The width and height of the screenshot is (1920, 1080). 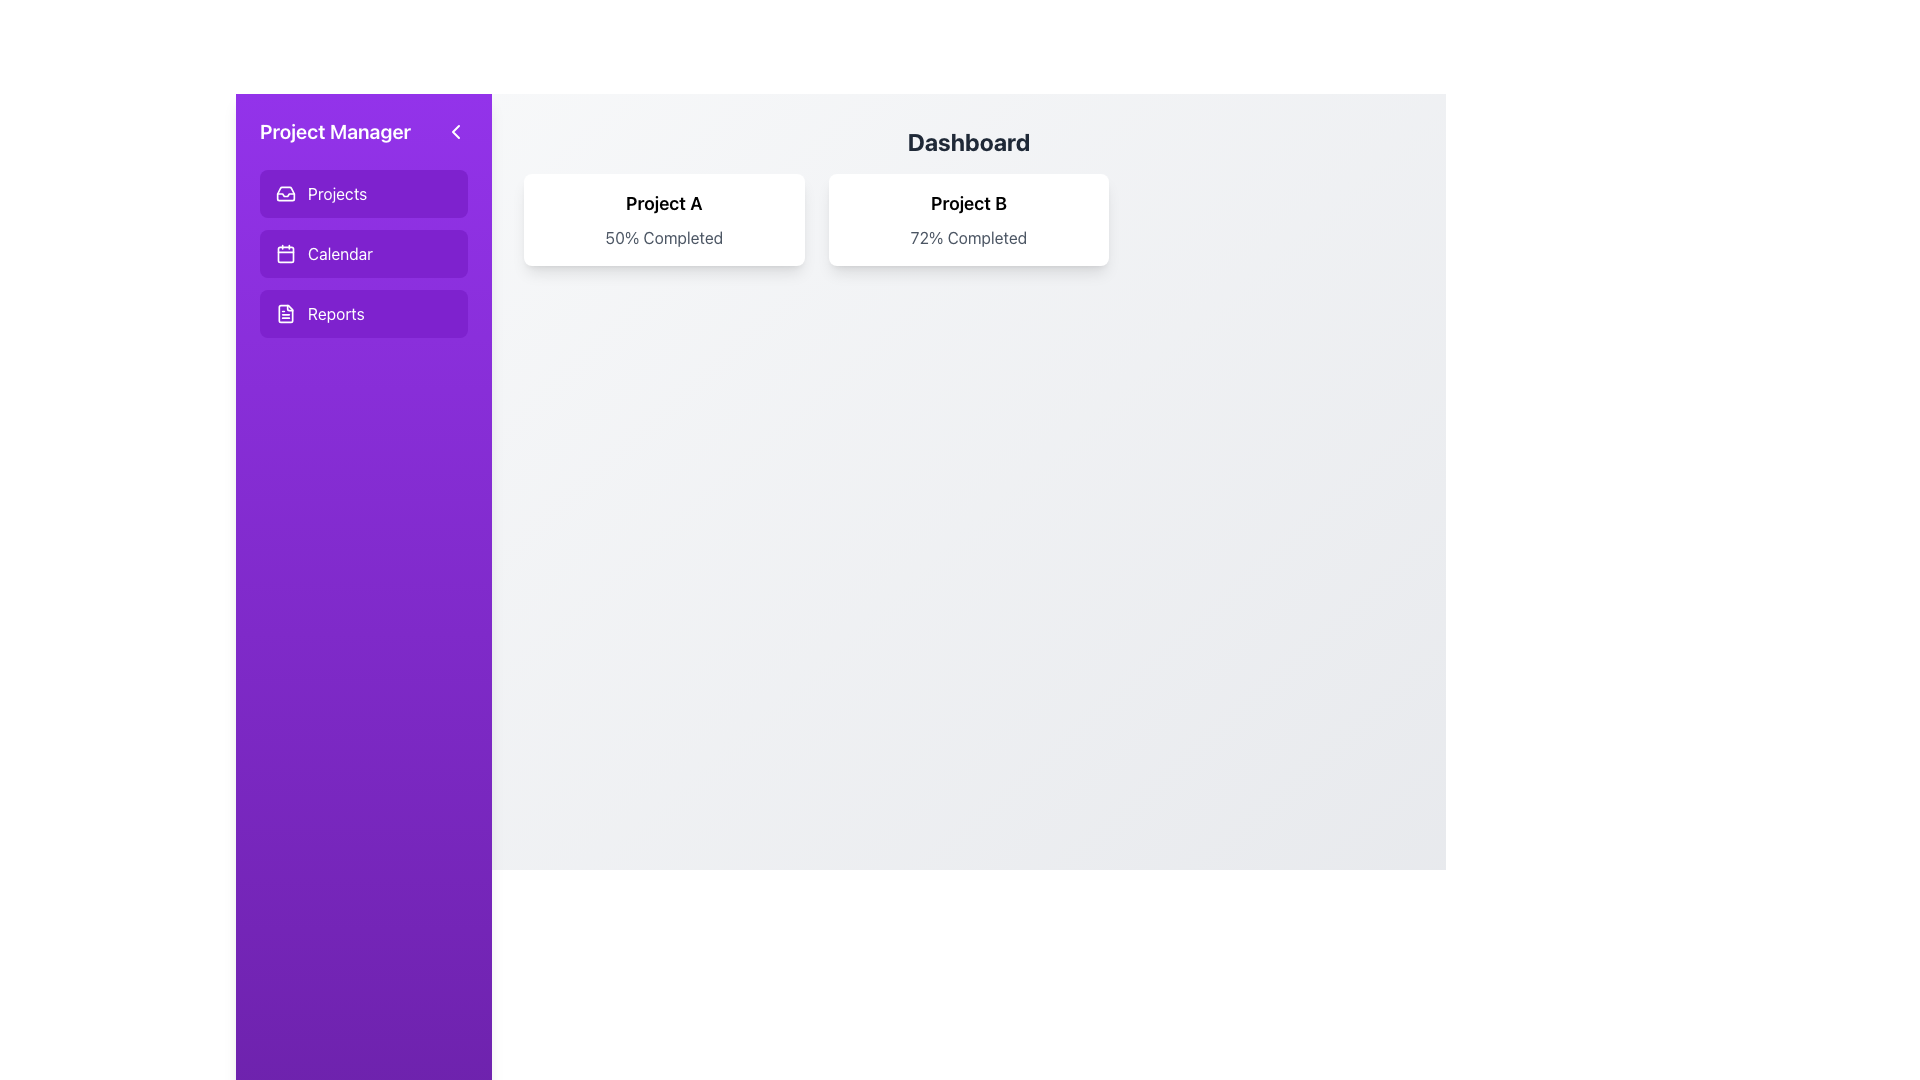 I want to click on the inbox icon represented as a stylized outline of a box with an open lid, located in the 'Projects' button on the left sidebar, so click(x=285, y=193).